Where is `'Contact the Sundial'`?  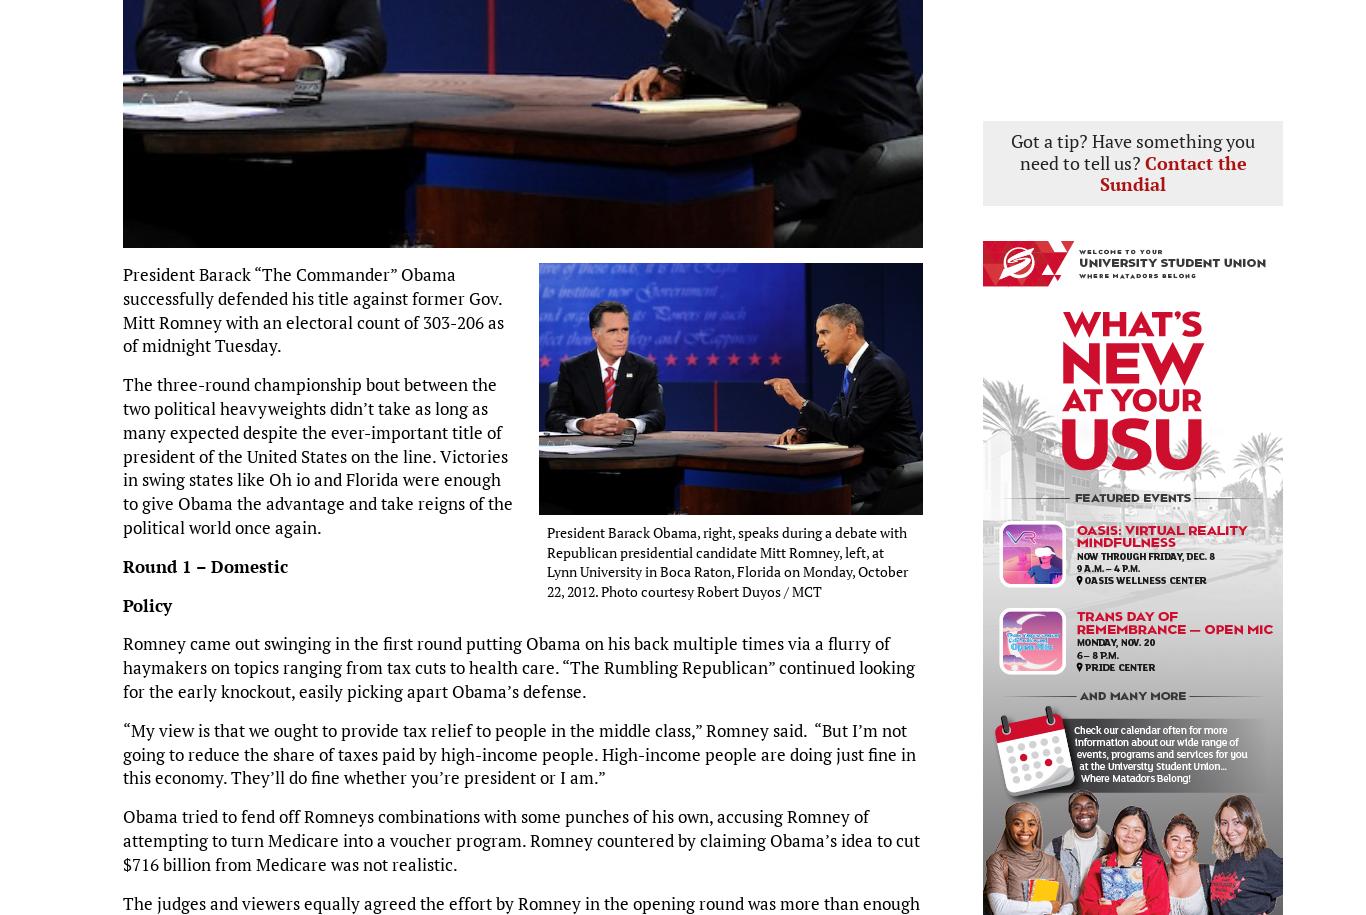
'Contact the Sundial' is located at coordinates (1172, 172).